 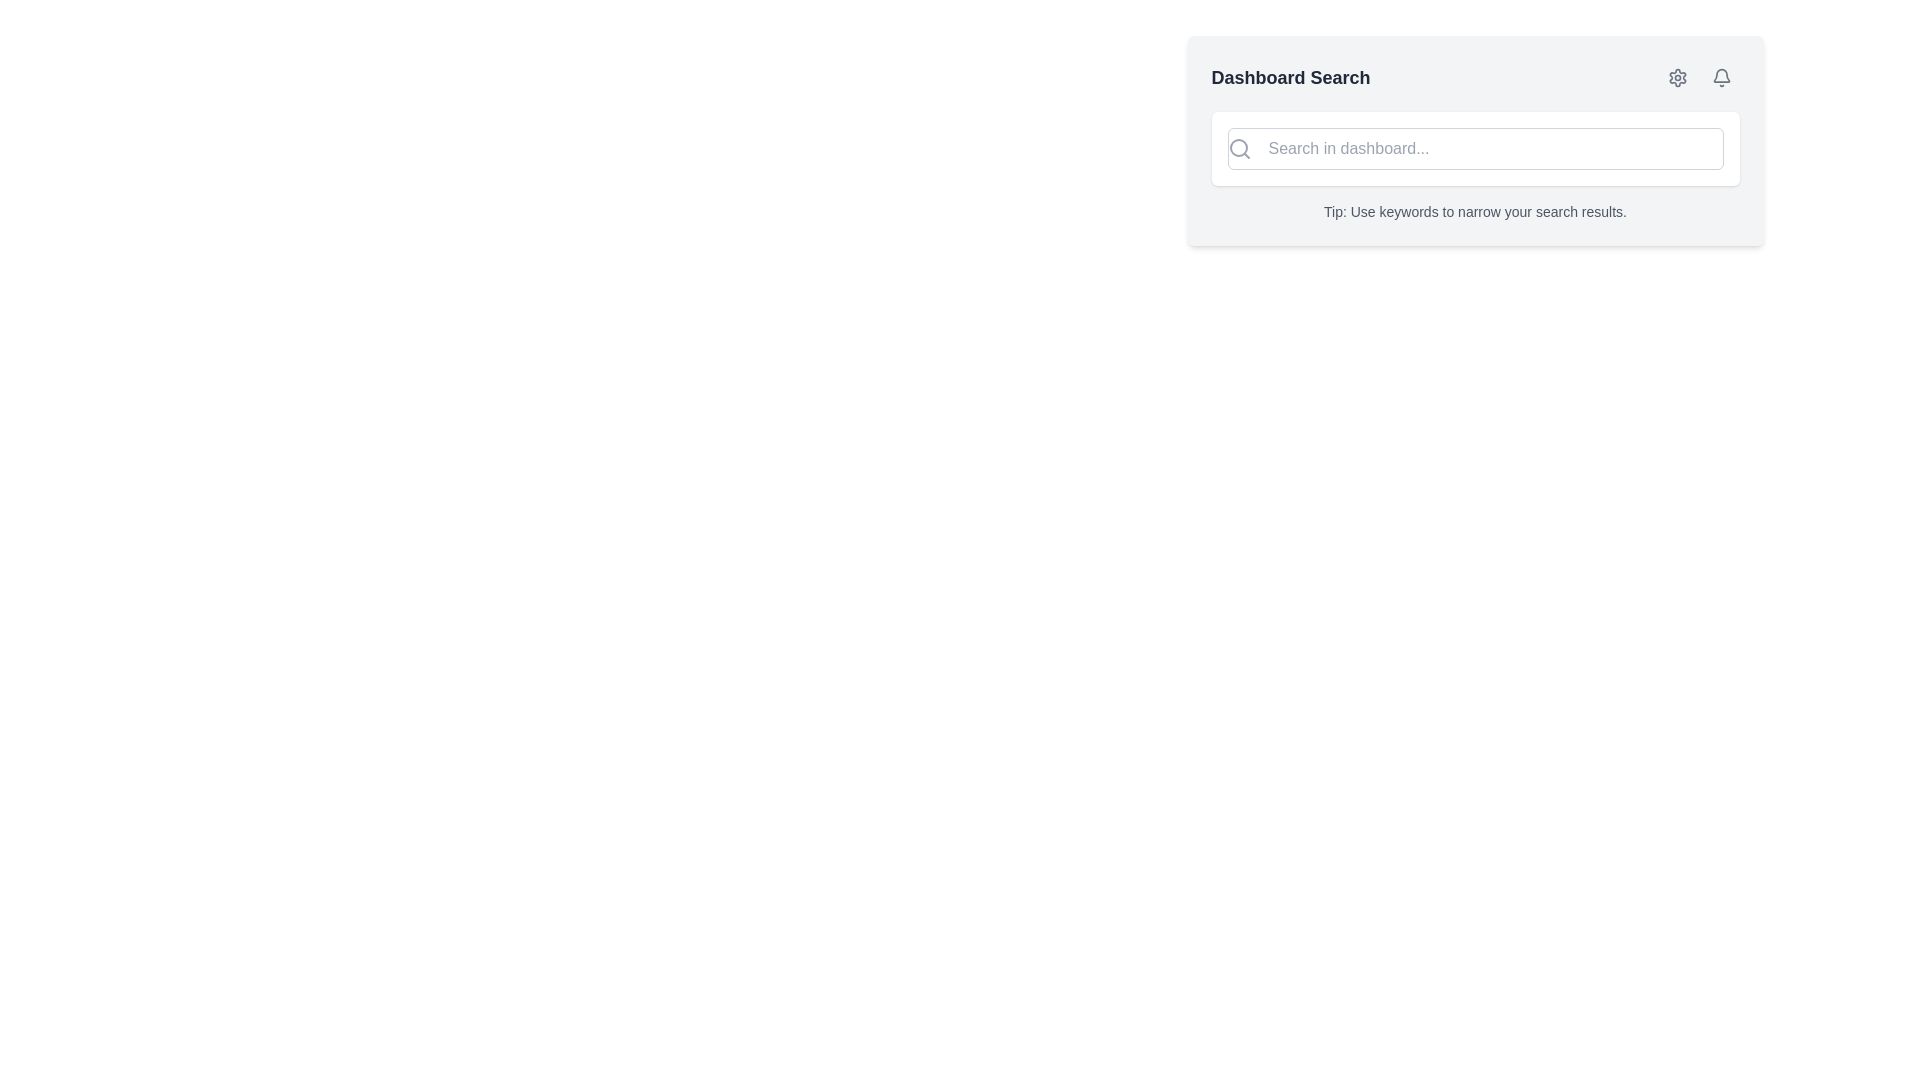 I want to click on the search icon, which is a circular frame with a magnifying glass, located inside the search bar aligned to the left of the placeholder text 'Search in dashboard...', so click(x=1238, y=148).